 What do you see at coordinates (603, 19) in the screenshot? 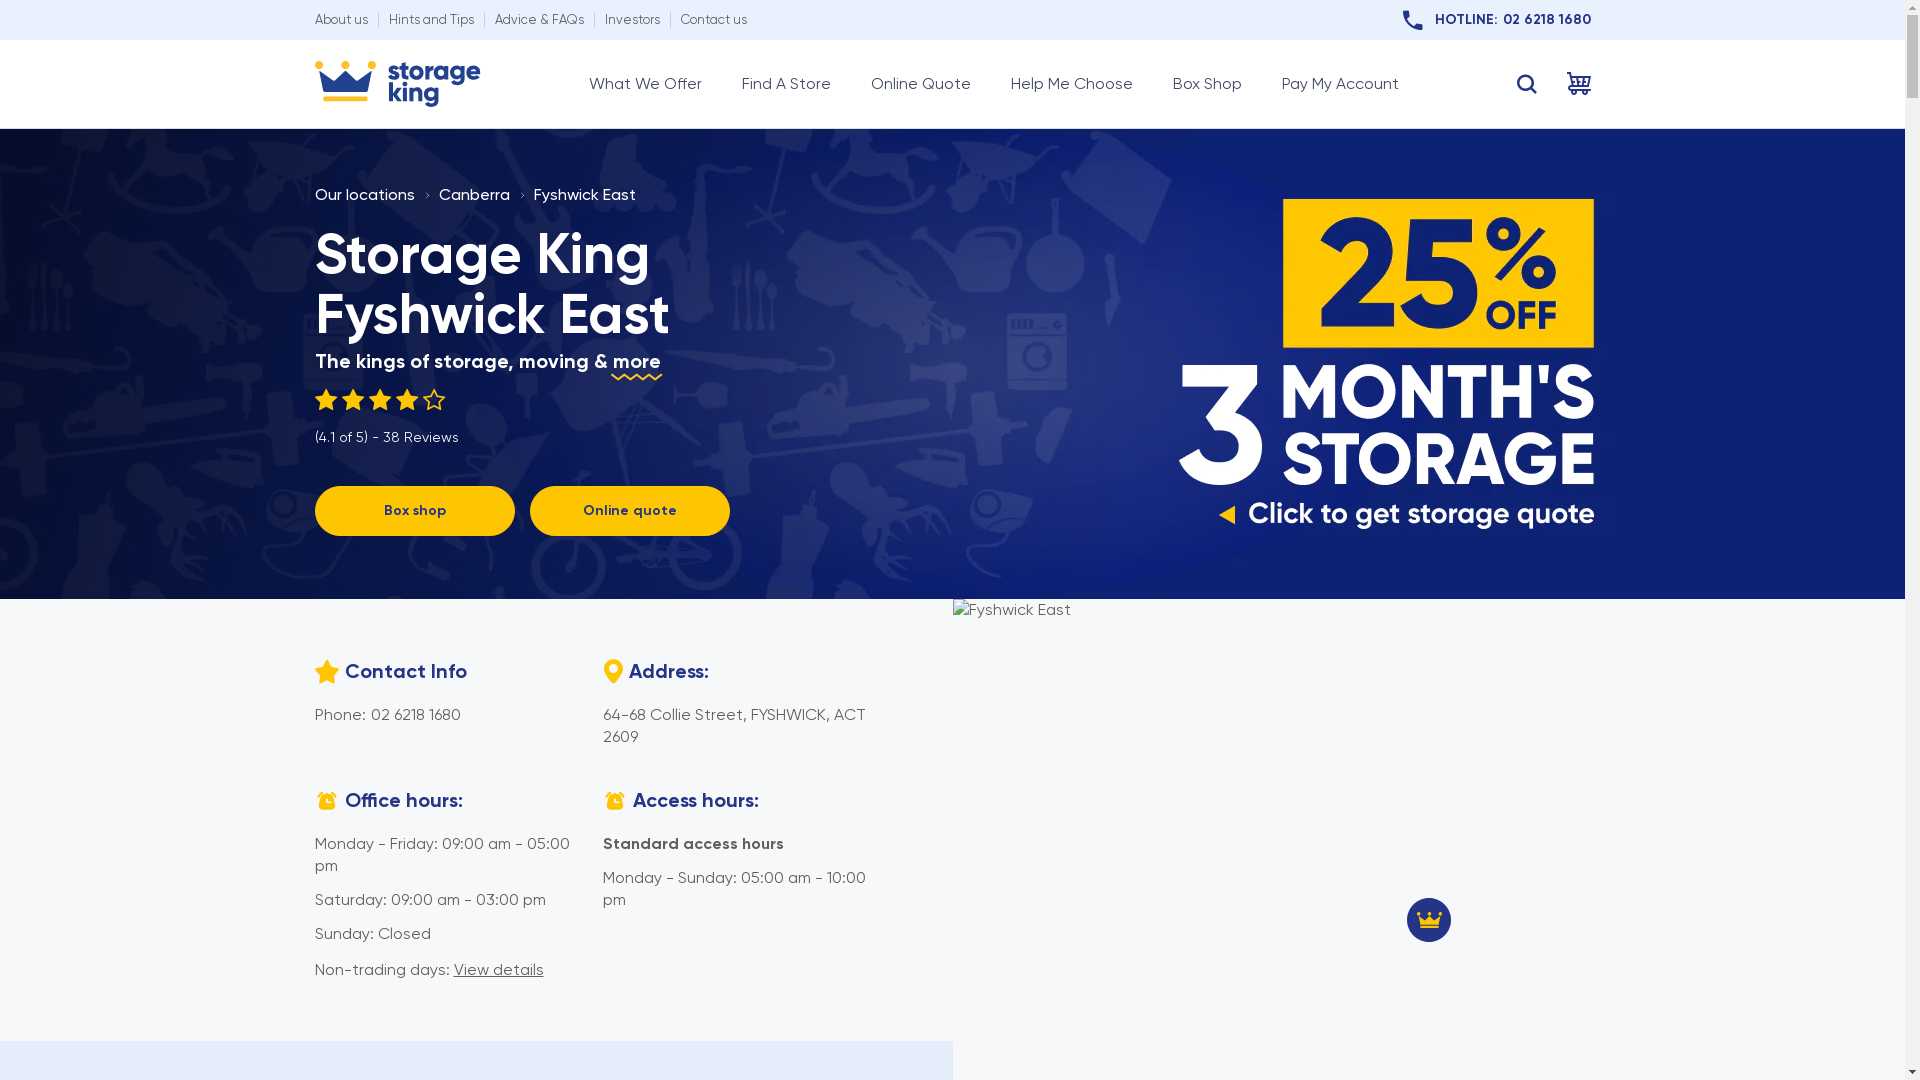
I see `'Investors'` at bounding box center [603, 19].